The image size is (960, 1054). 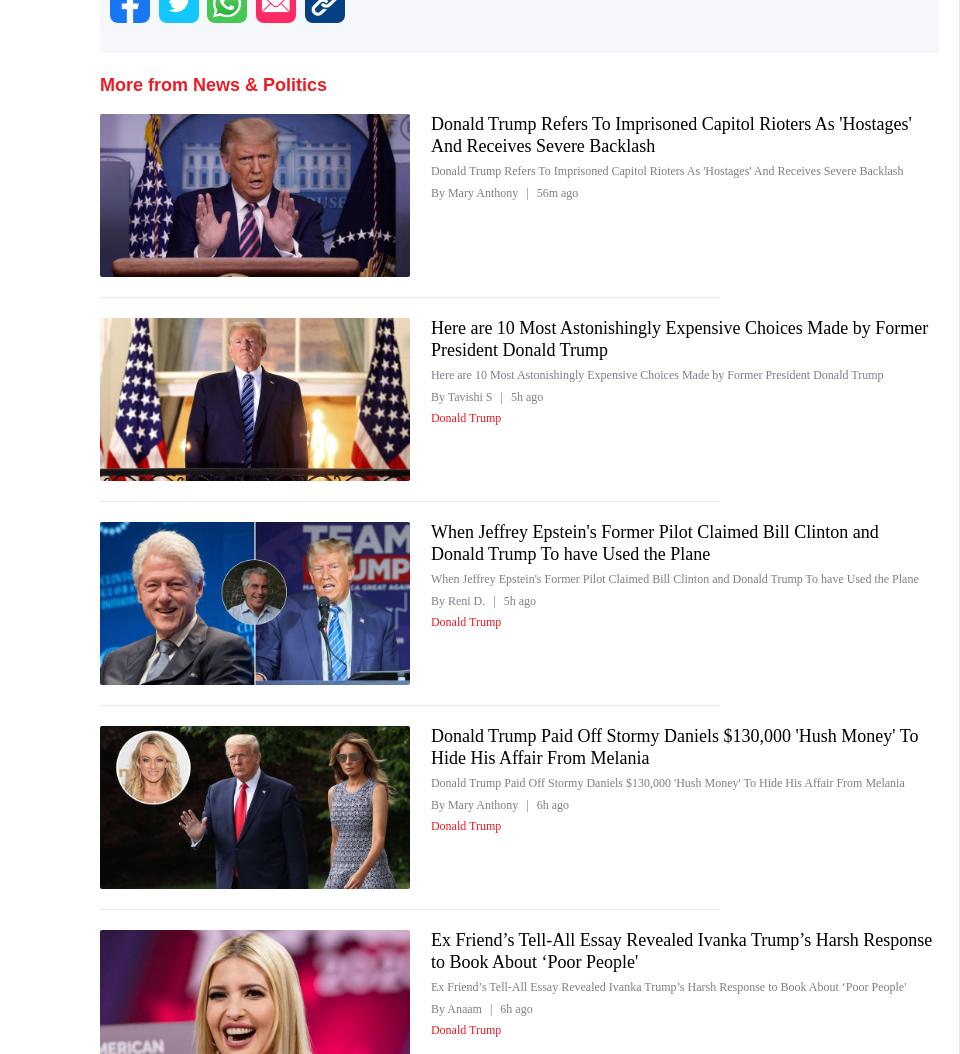 I want to click on 'By Tavishi S', so click(x=462, y=394).